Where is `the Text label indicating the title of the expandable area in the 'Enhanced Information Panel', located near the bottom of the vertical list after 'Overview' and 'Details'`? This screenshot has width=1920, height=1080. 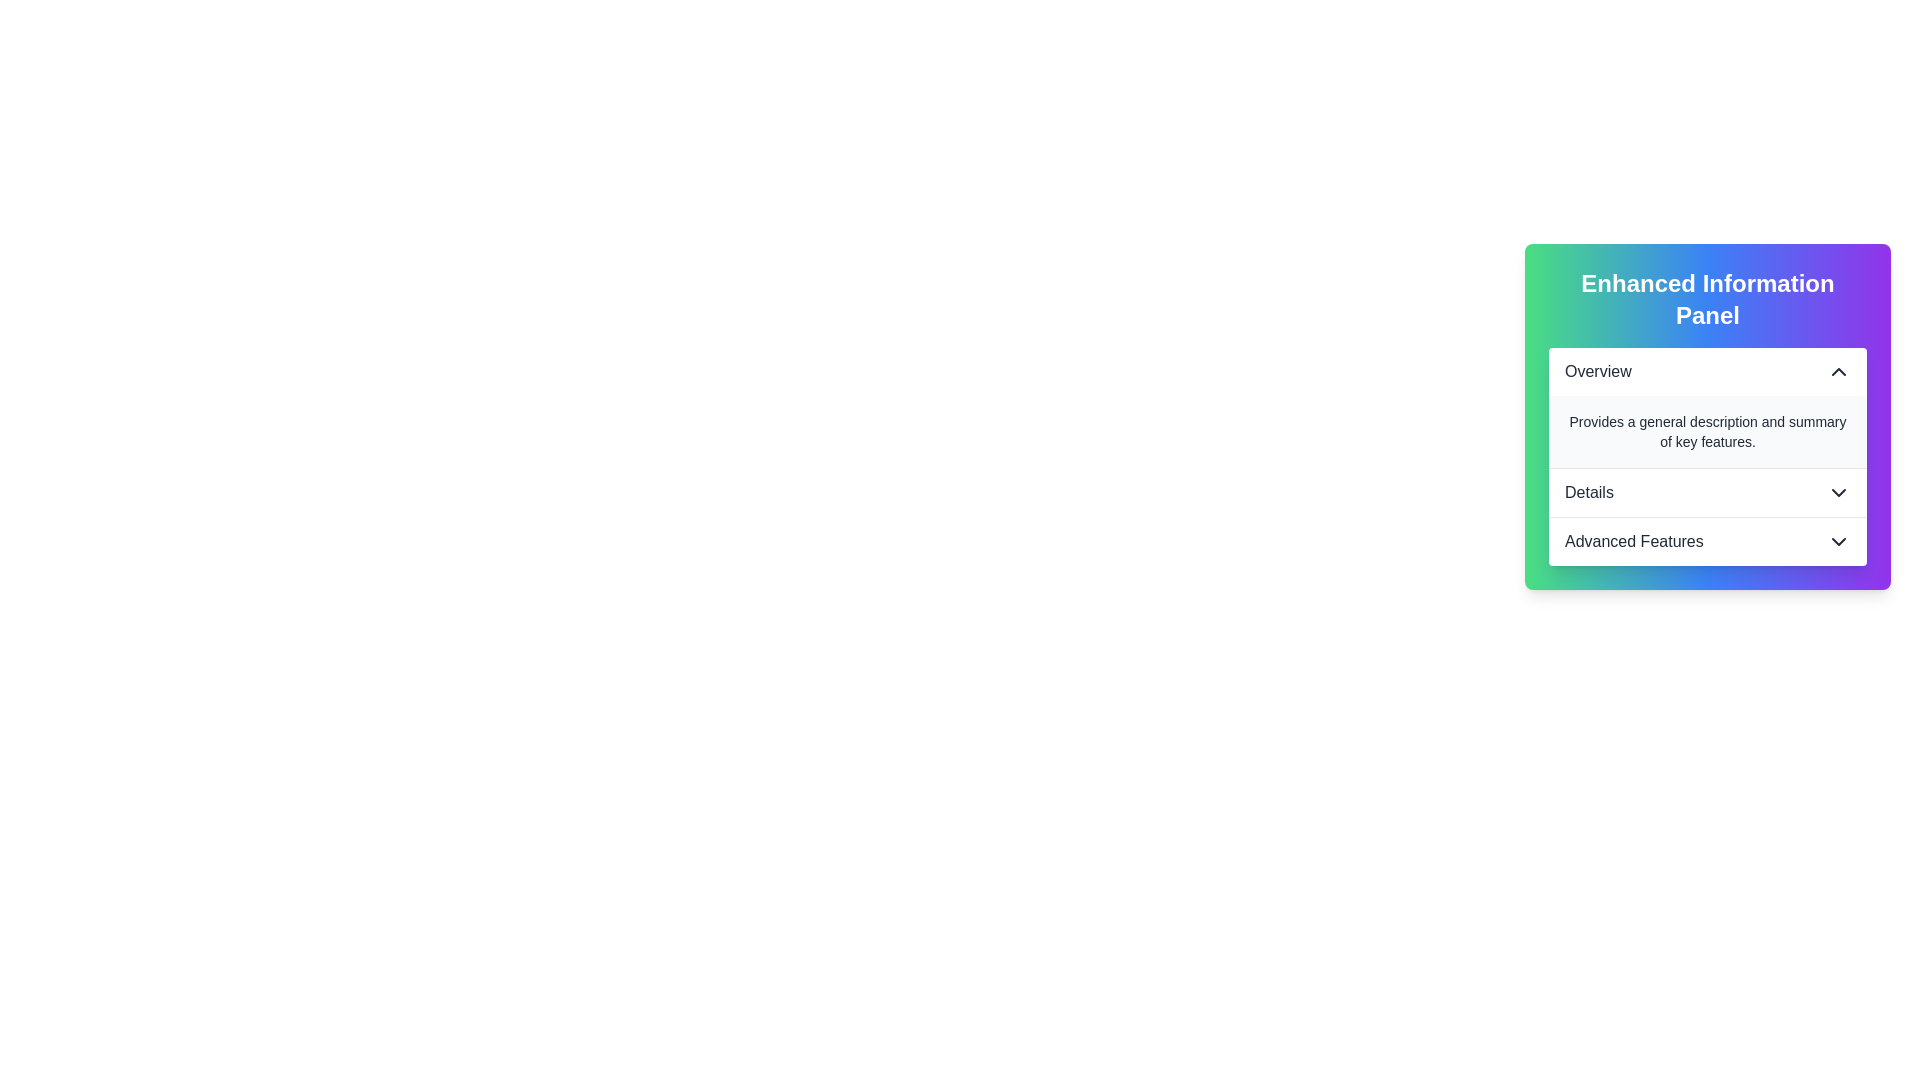
the Text label indicating the title of the expandable area in the 'Enhanced Information Panel', located near the bottom of the vertical list after 'Overview' and 'Details' is located at coordinates (1634, 542).